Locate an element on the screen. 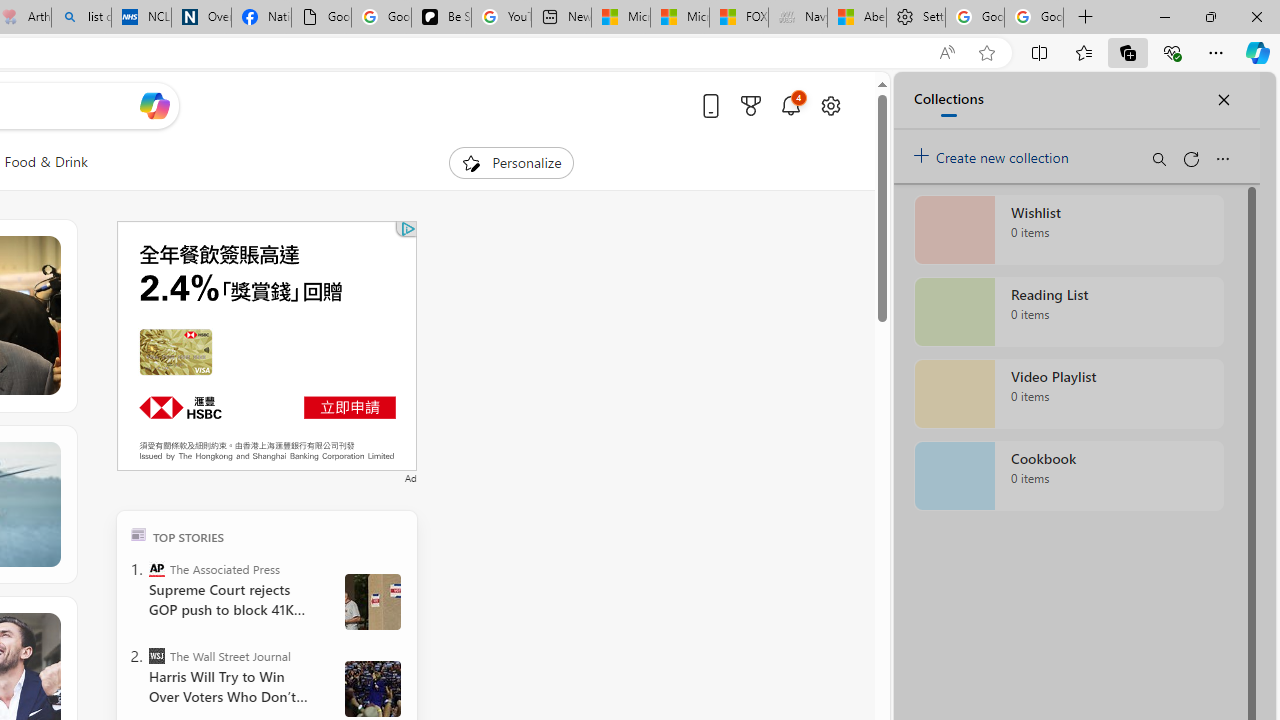  'Class: qc-adchoices-link top-right ' is located at coordinates (406, 227).